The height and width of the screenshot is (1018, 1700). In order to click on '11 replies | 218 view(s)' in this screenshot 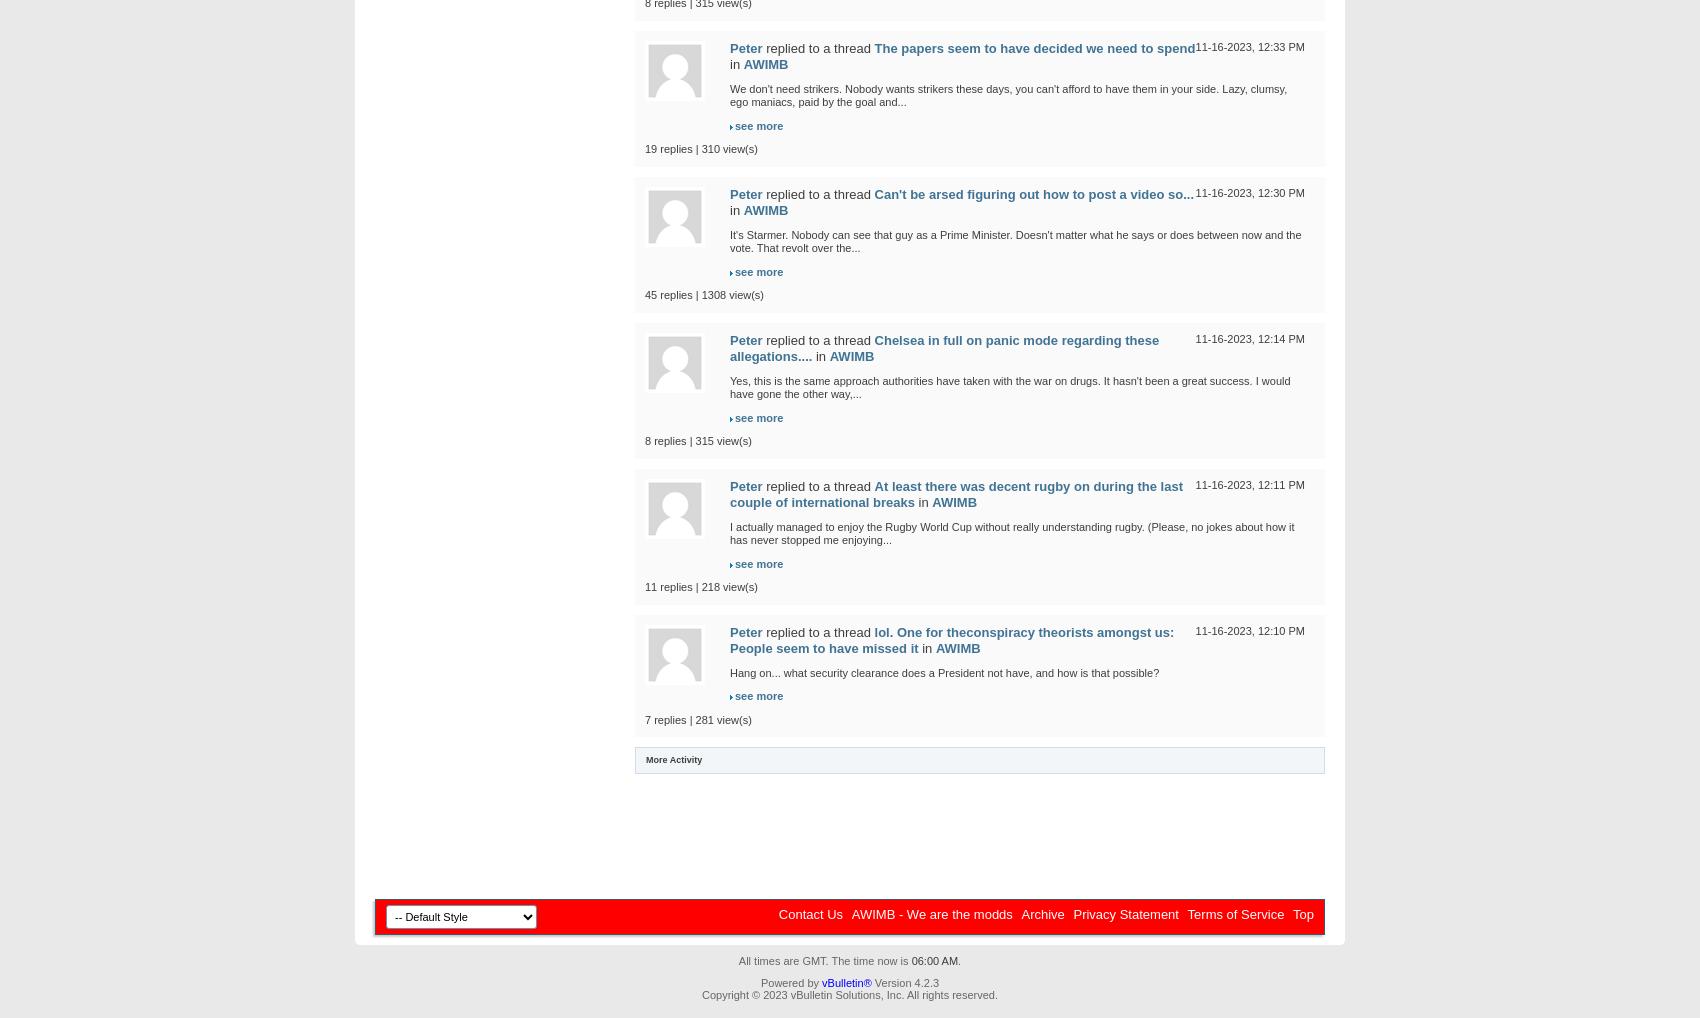, I will do `click(644, 586)`.